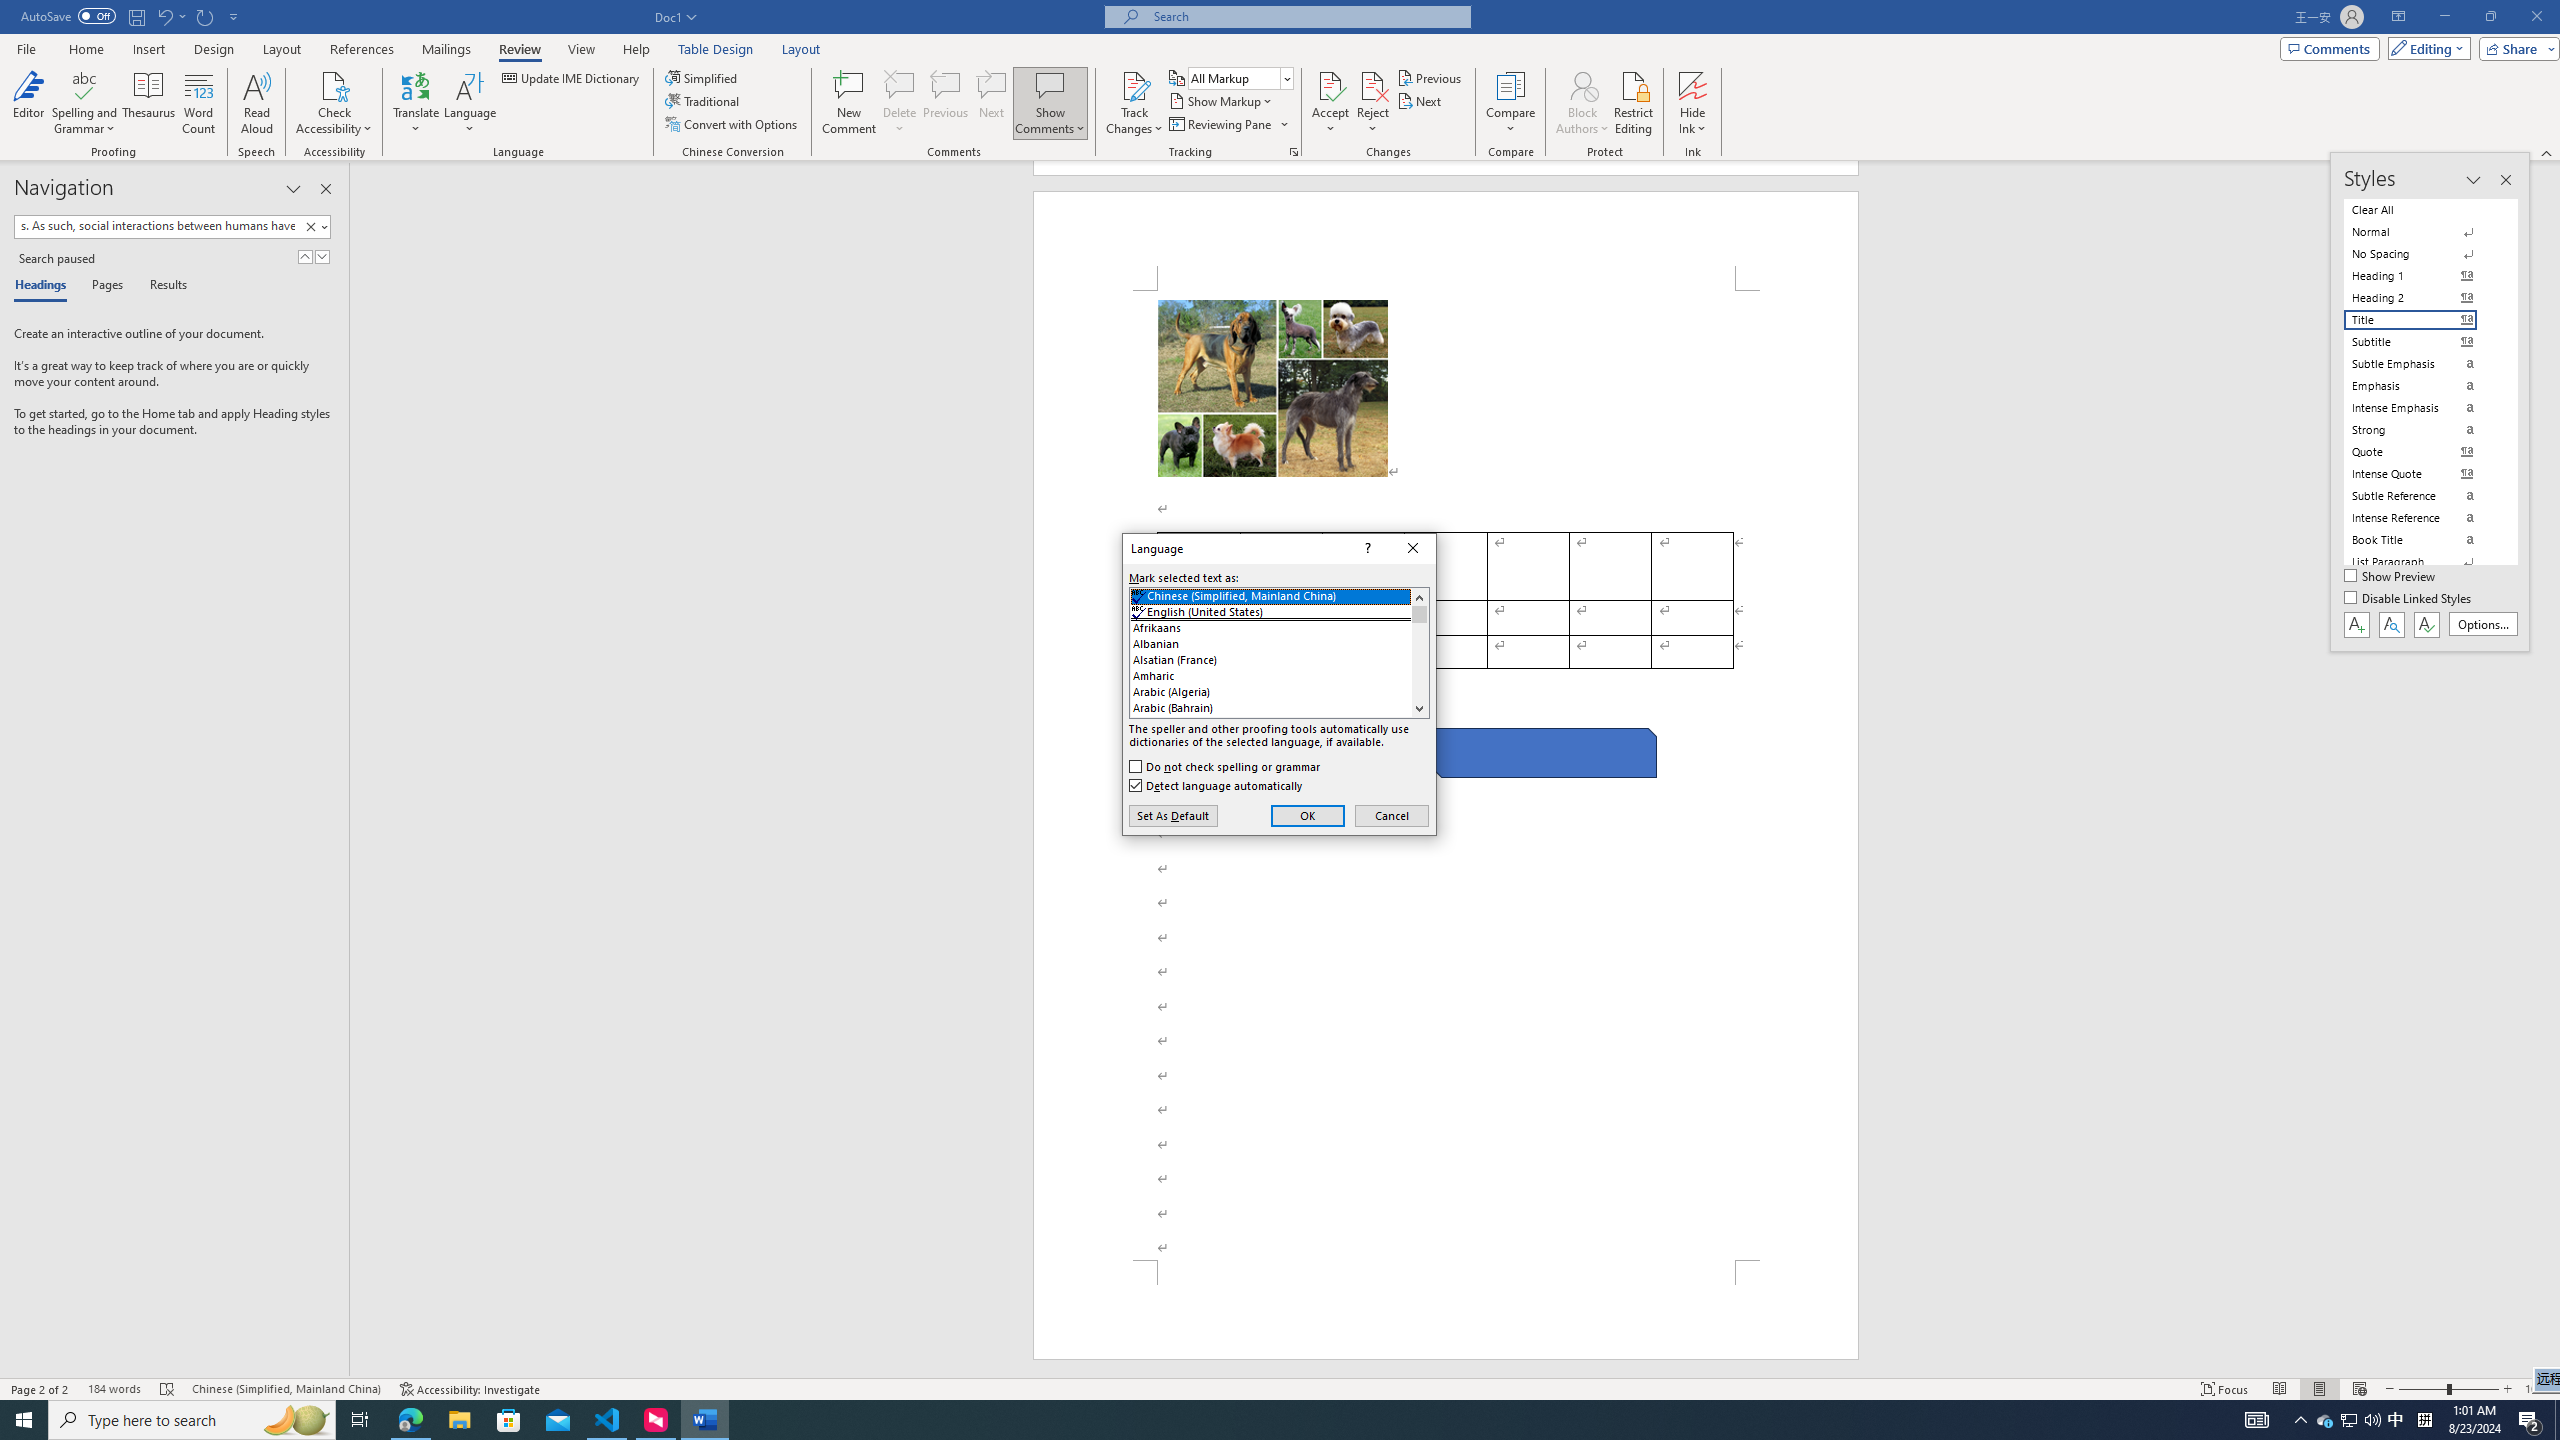  I want to click on 'Word Count 184 words', so click(113, 1389).